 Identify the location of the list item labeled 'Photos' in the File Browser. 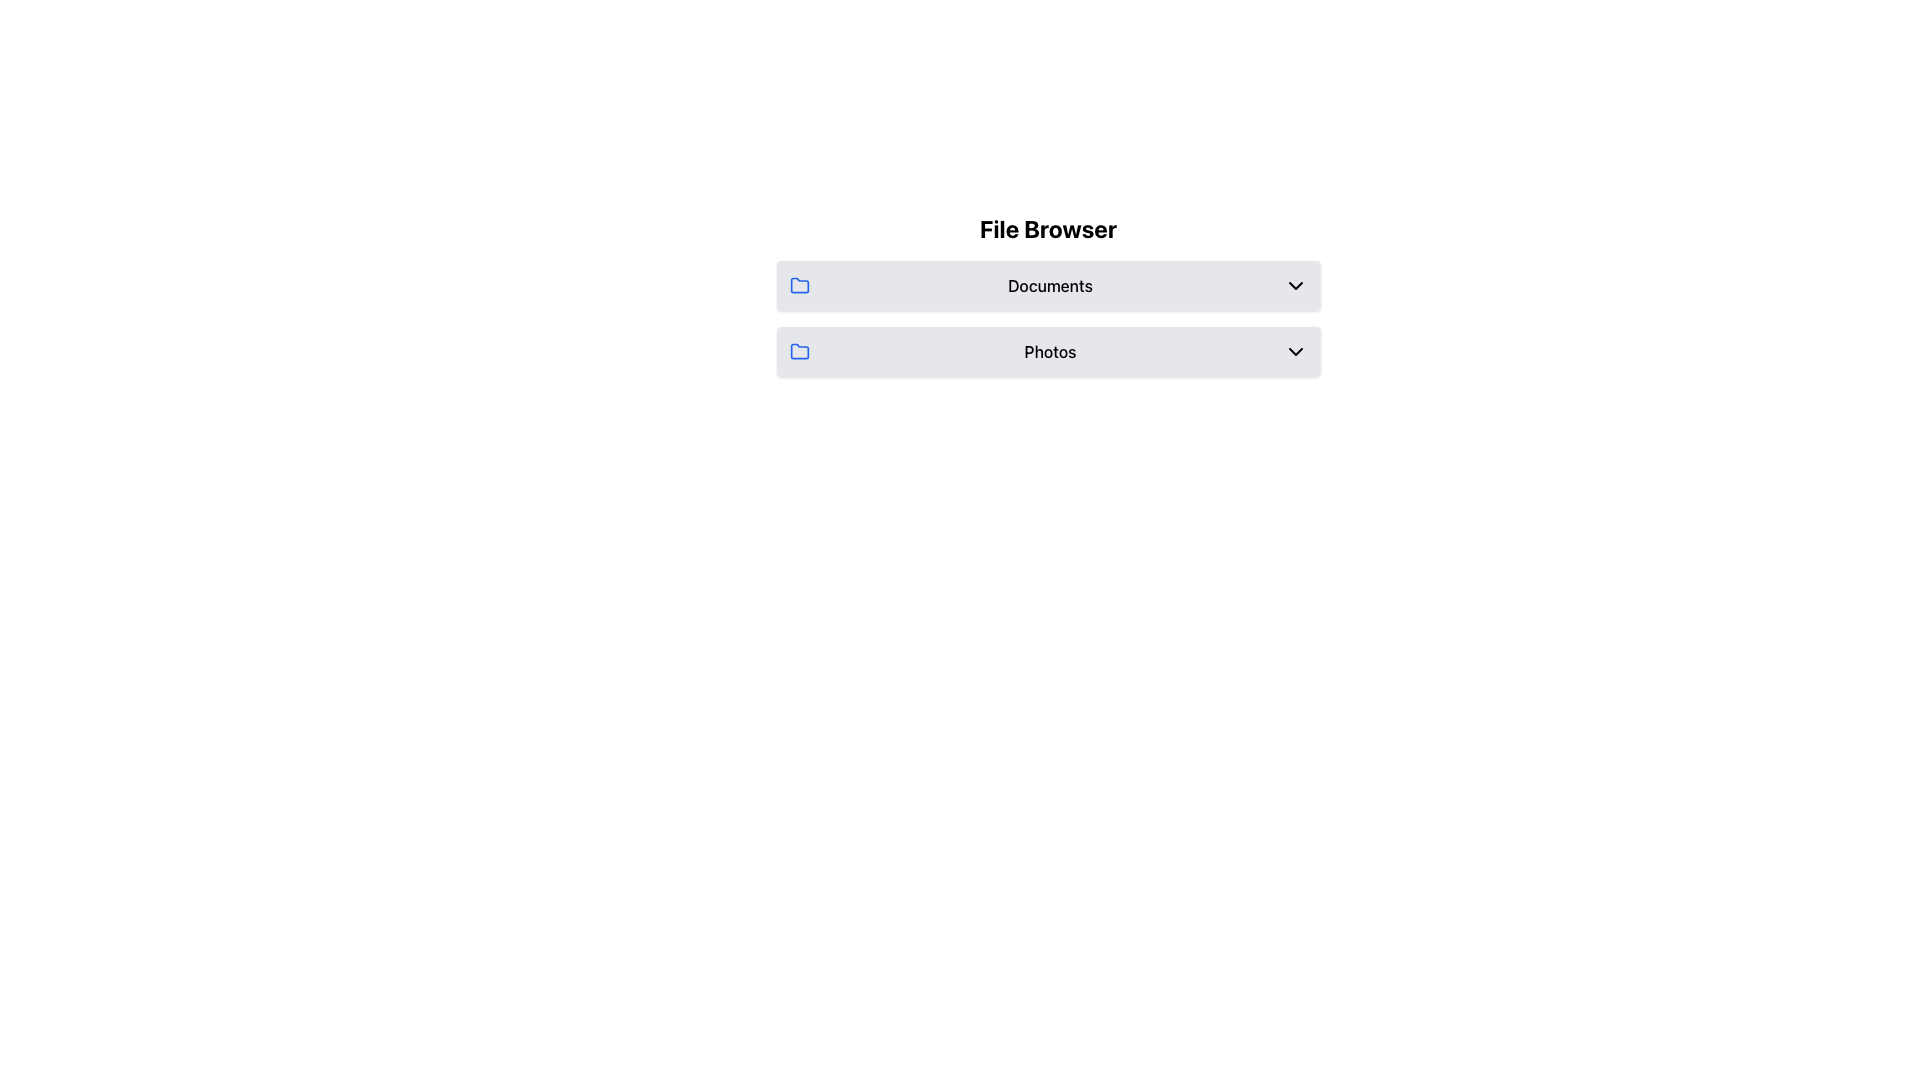
(1047, 350).